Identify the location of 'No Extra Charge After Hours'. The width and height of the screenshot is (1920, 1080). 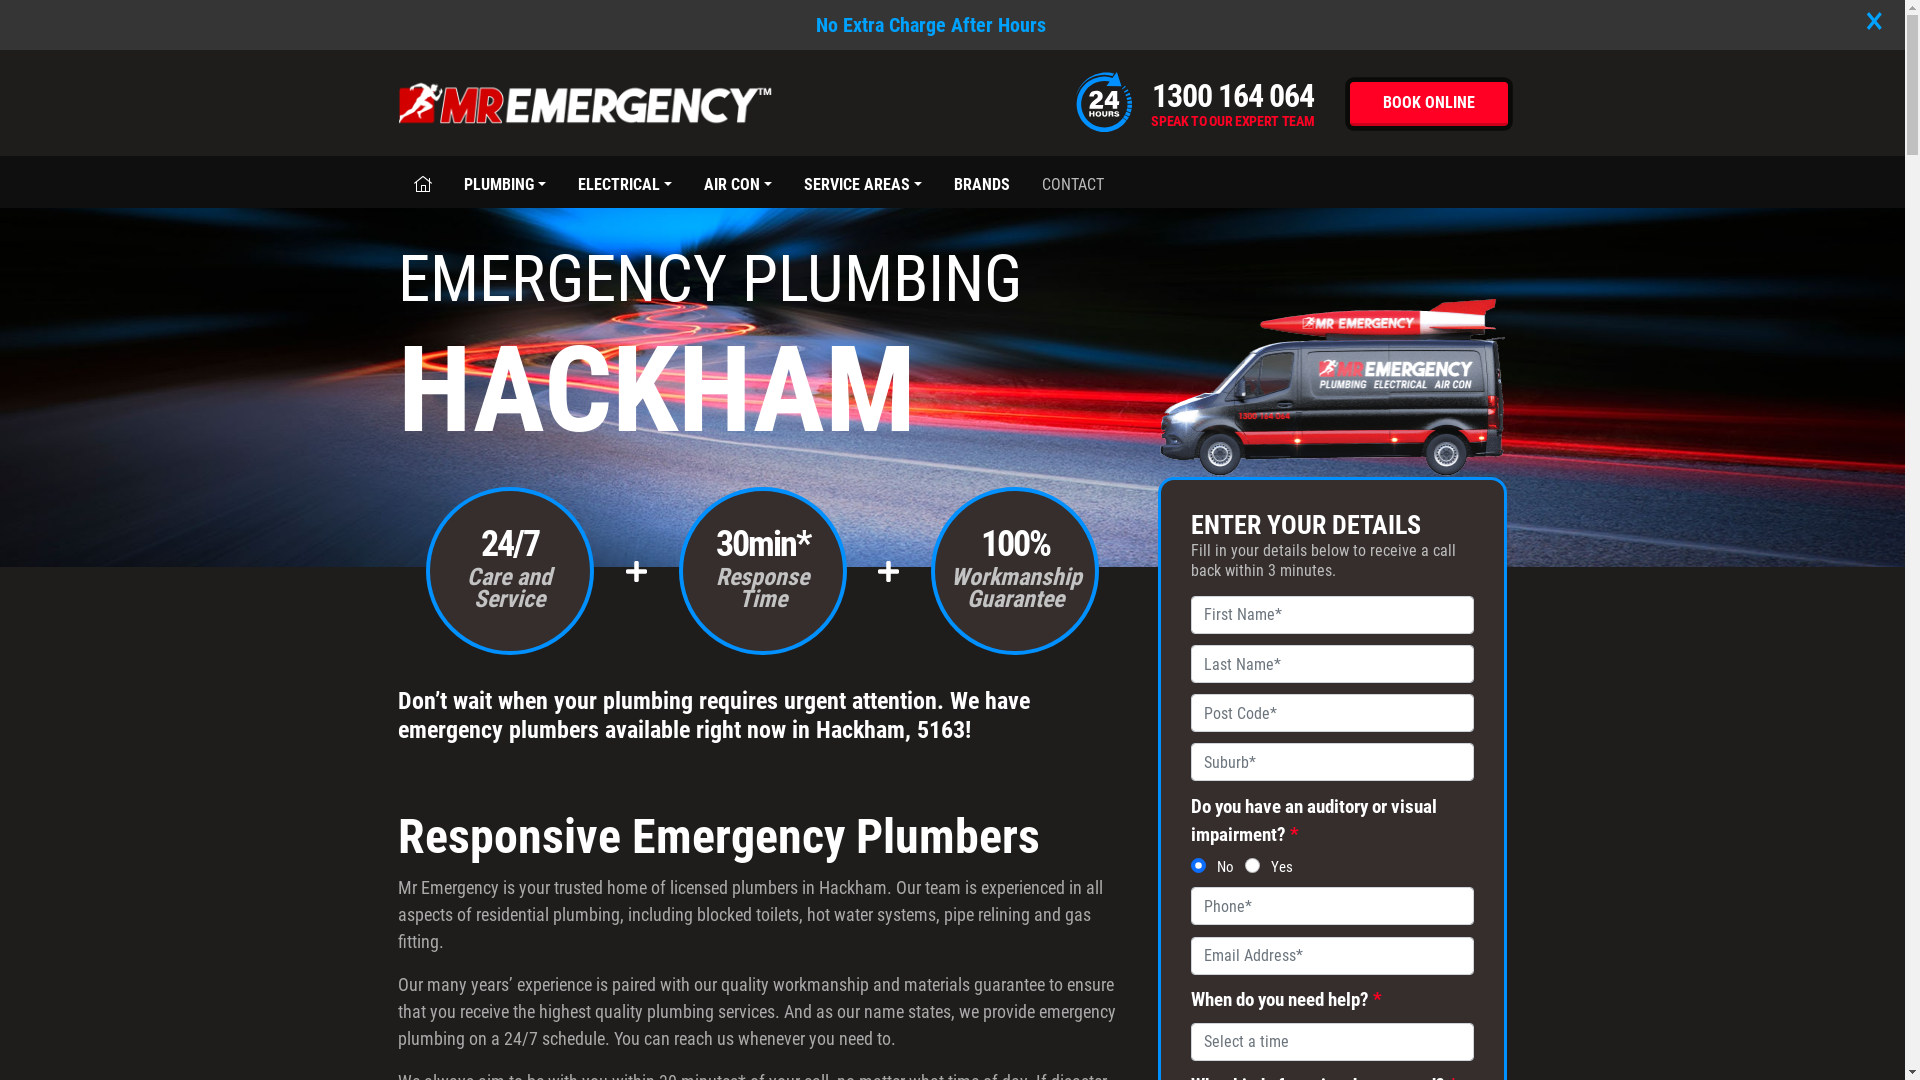
(930, 24).